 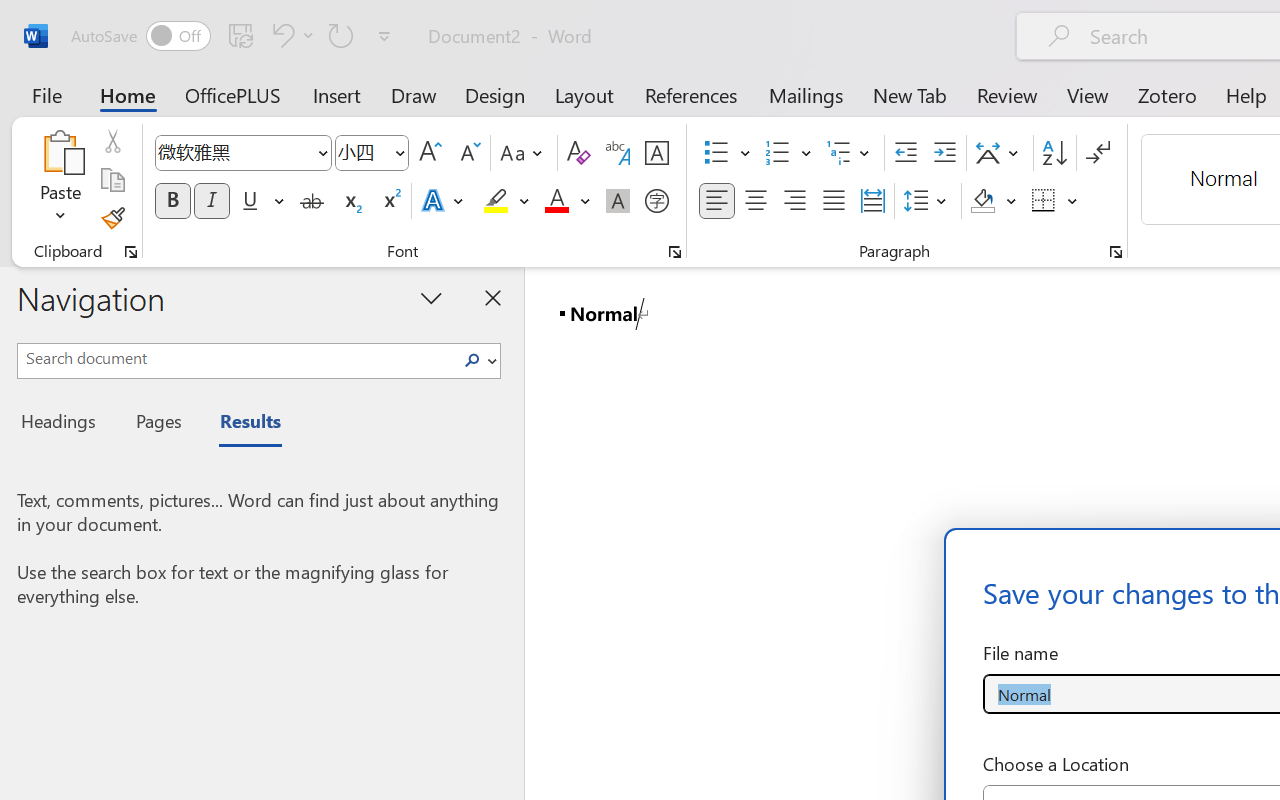 What do you see at coordinates (905, 153) in the screenshot?
I see `'Decrease Indent'` at bounding box center [905, 153].